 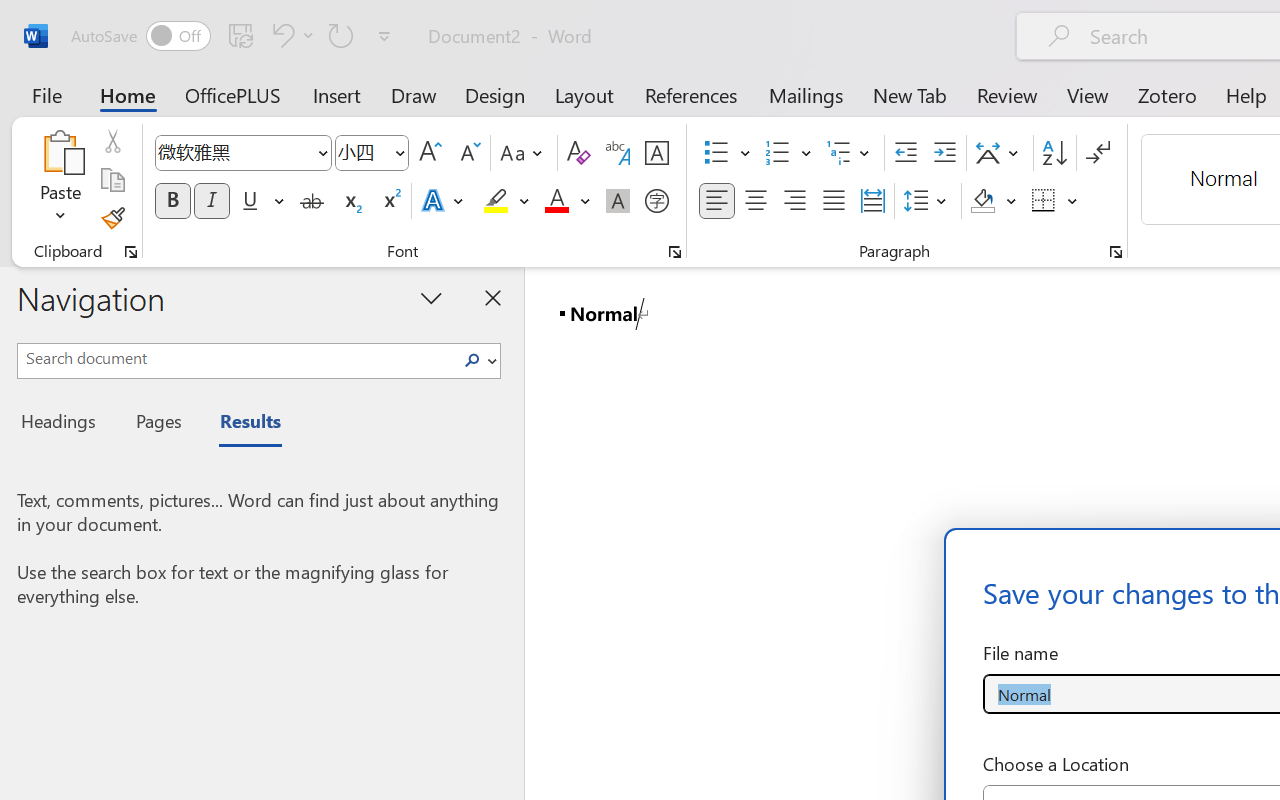 What do you see at coordinates (905, 153) in the screenshot?
I see `'Decrease Indent'` at bounding box center [905, 153].